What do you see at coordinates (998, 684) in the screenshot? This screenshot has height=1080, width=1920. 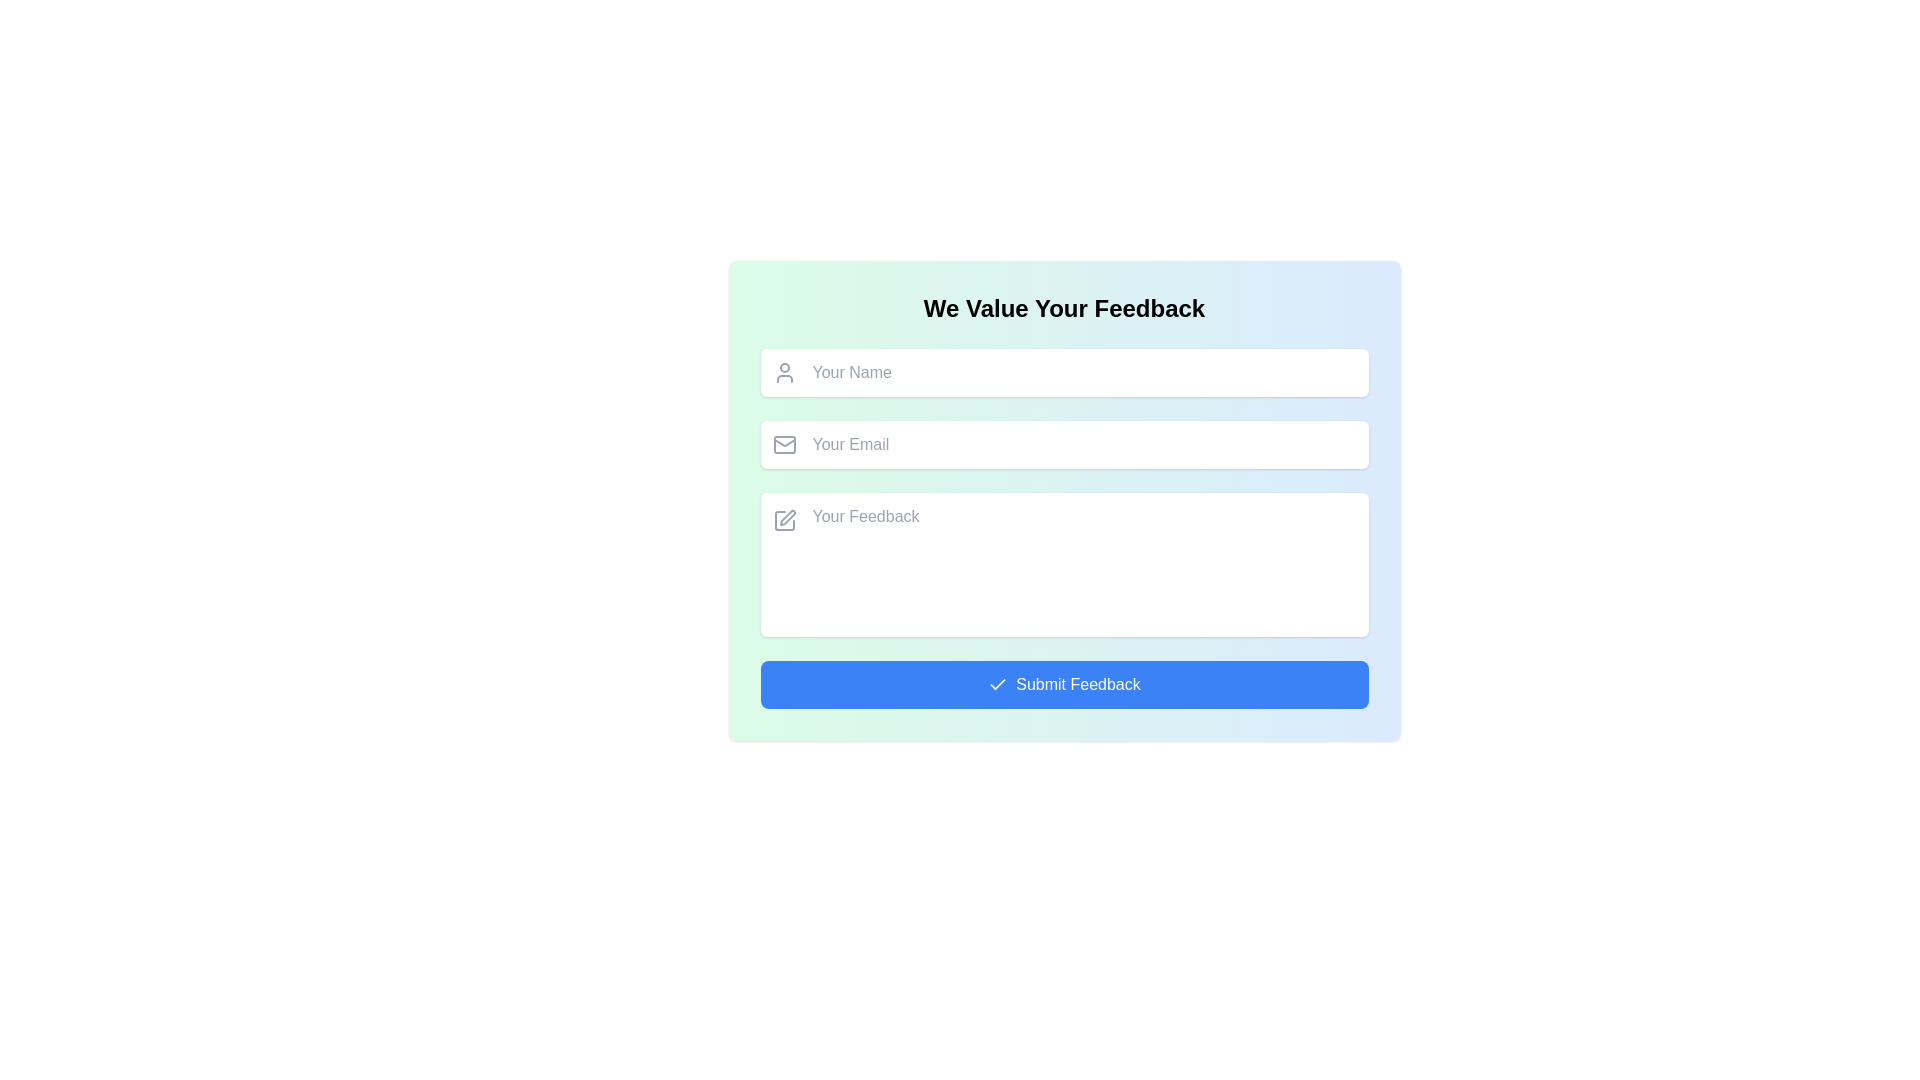 I see `the small checkmark icon styled as an SVG graphic, located on the left side of the 'Submit Feedback' button` at bounding box center [998, 684].